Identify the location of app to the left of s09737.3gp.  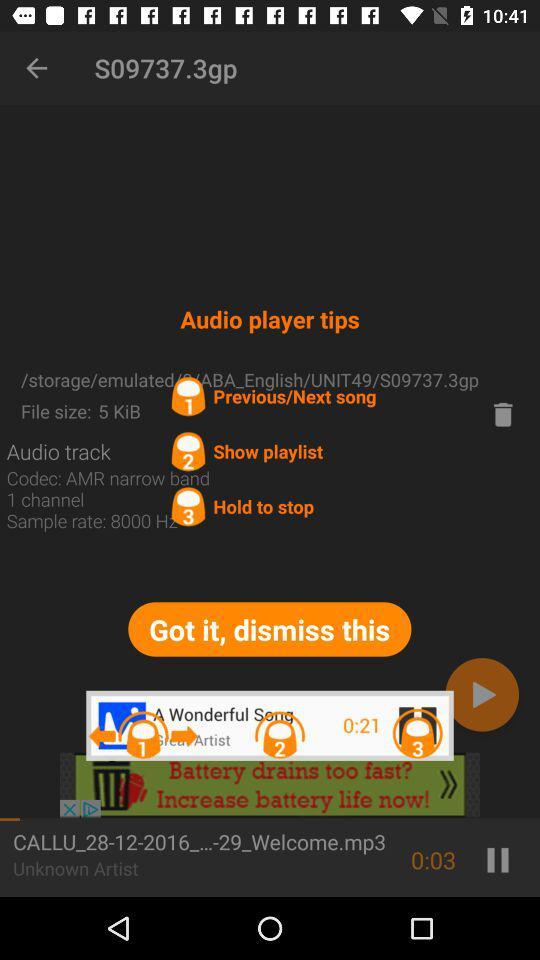
(36, 68).